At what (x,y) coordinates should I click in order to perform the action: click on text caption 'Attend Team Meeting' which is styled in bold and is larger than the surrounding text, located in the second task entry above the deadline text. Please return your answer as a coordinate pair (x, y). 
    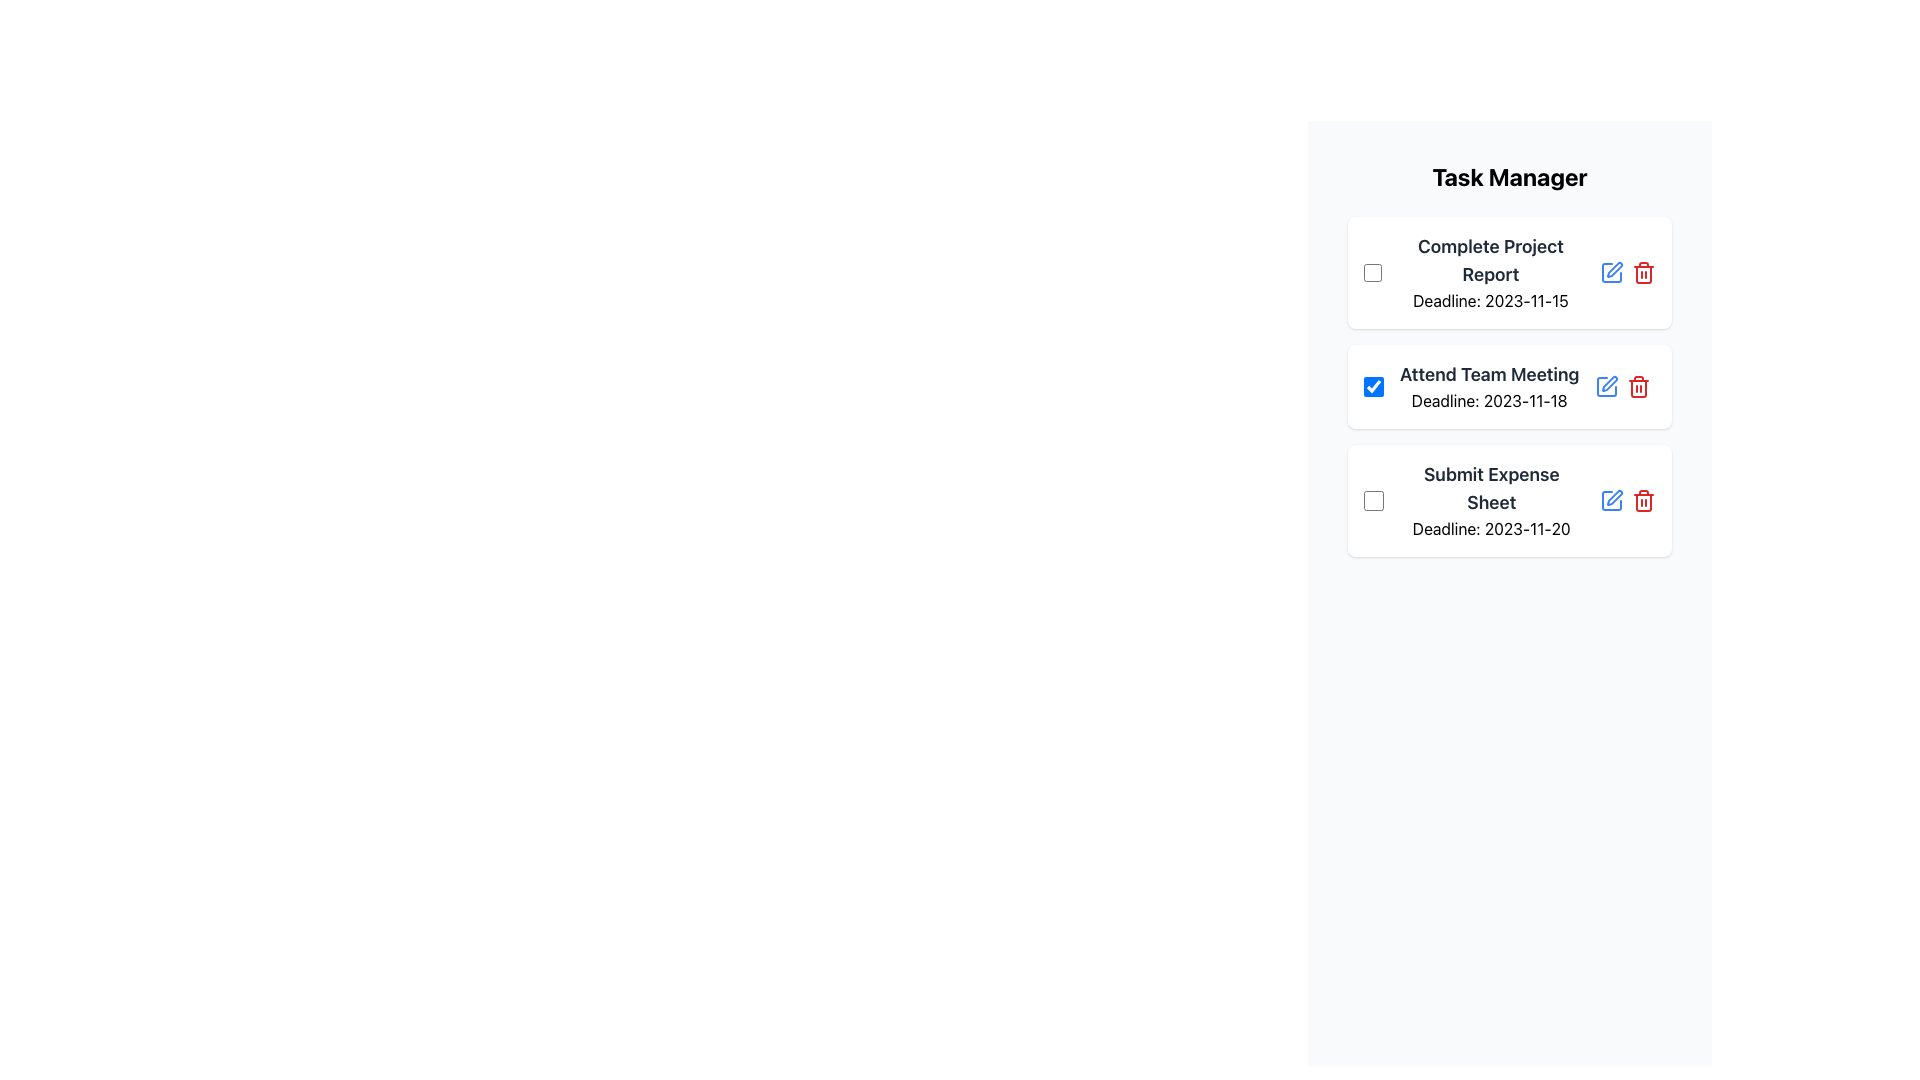
    Looking at the image, I should click on (1489, 374).